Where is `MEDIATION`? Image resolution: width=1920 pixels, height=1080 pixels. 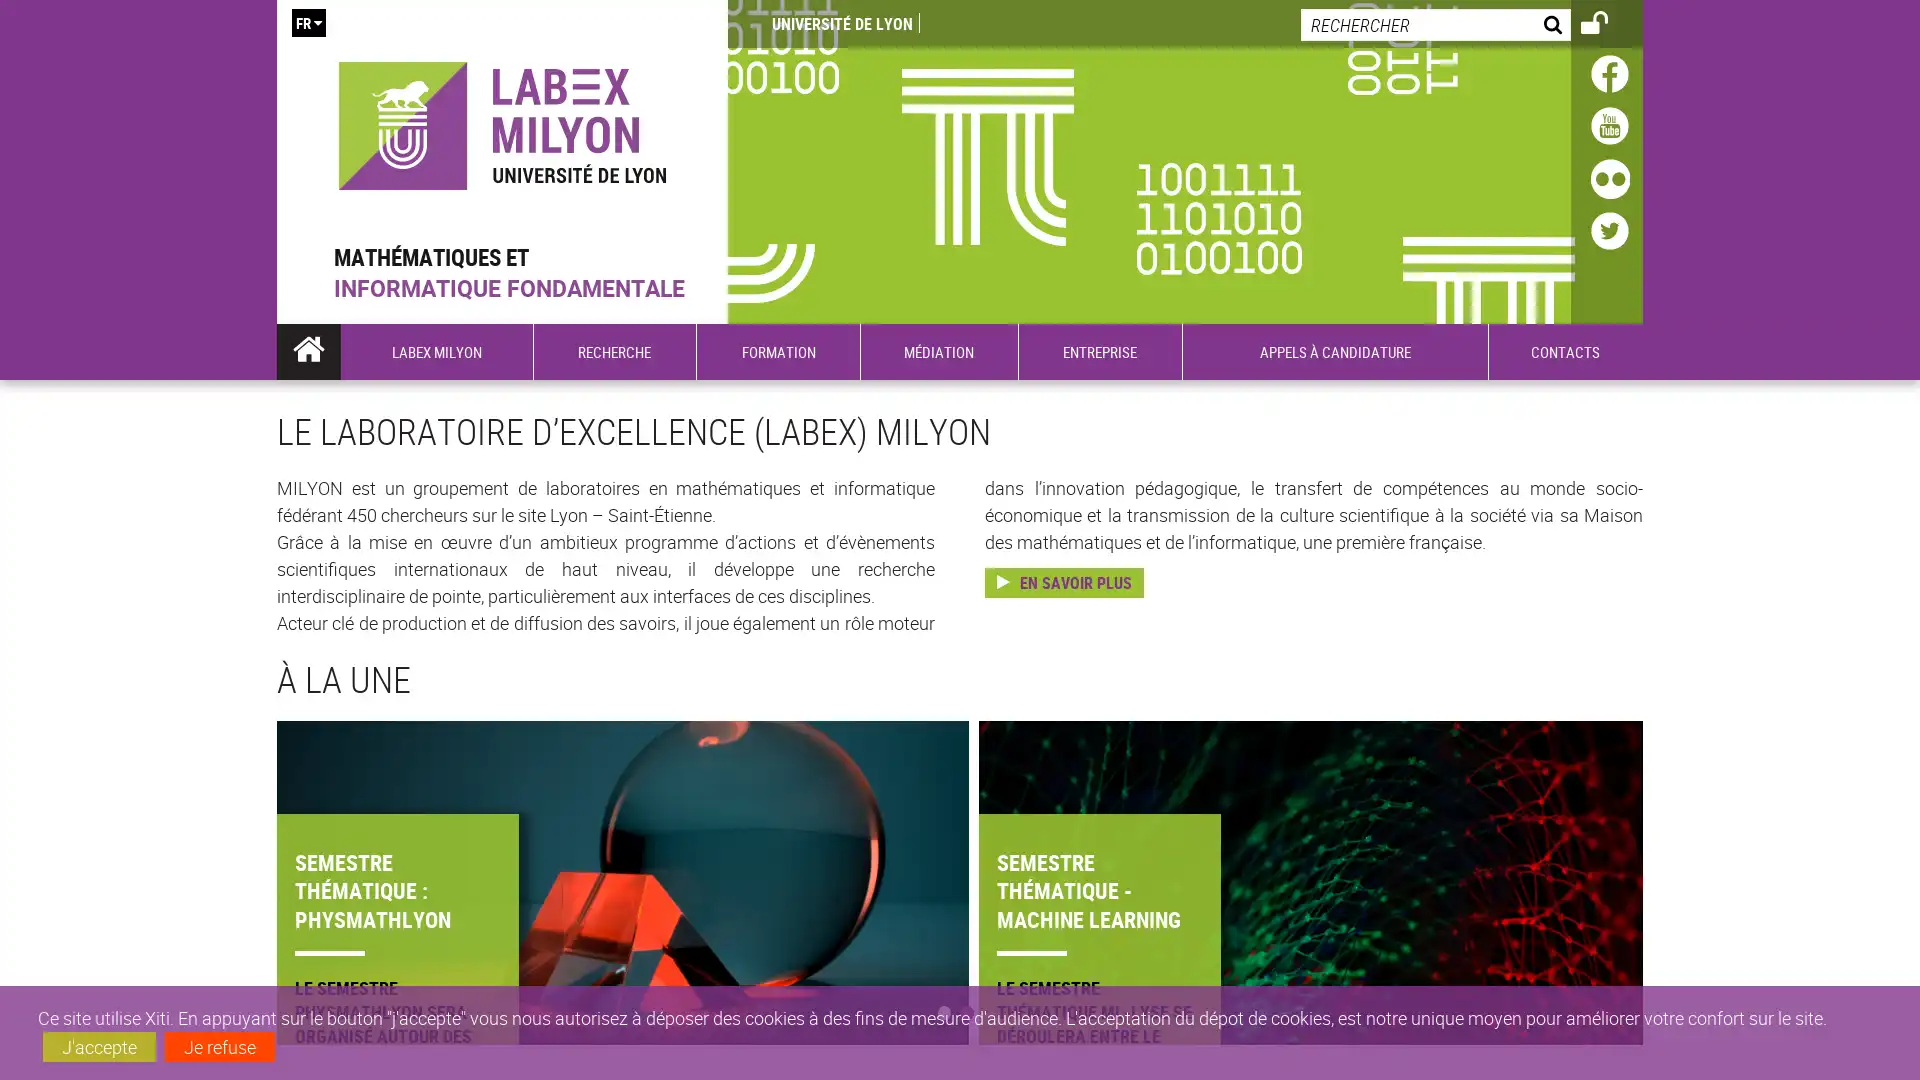 MEDIATION is located at coordinates (938, 350).